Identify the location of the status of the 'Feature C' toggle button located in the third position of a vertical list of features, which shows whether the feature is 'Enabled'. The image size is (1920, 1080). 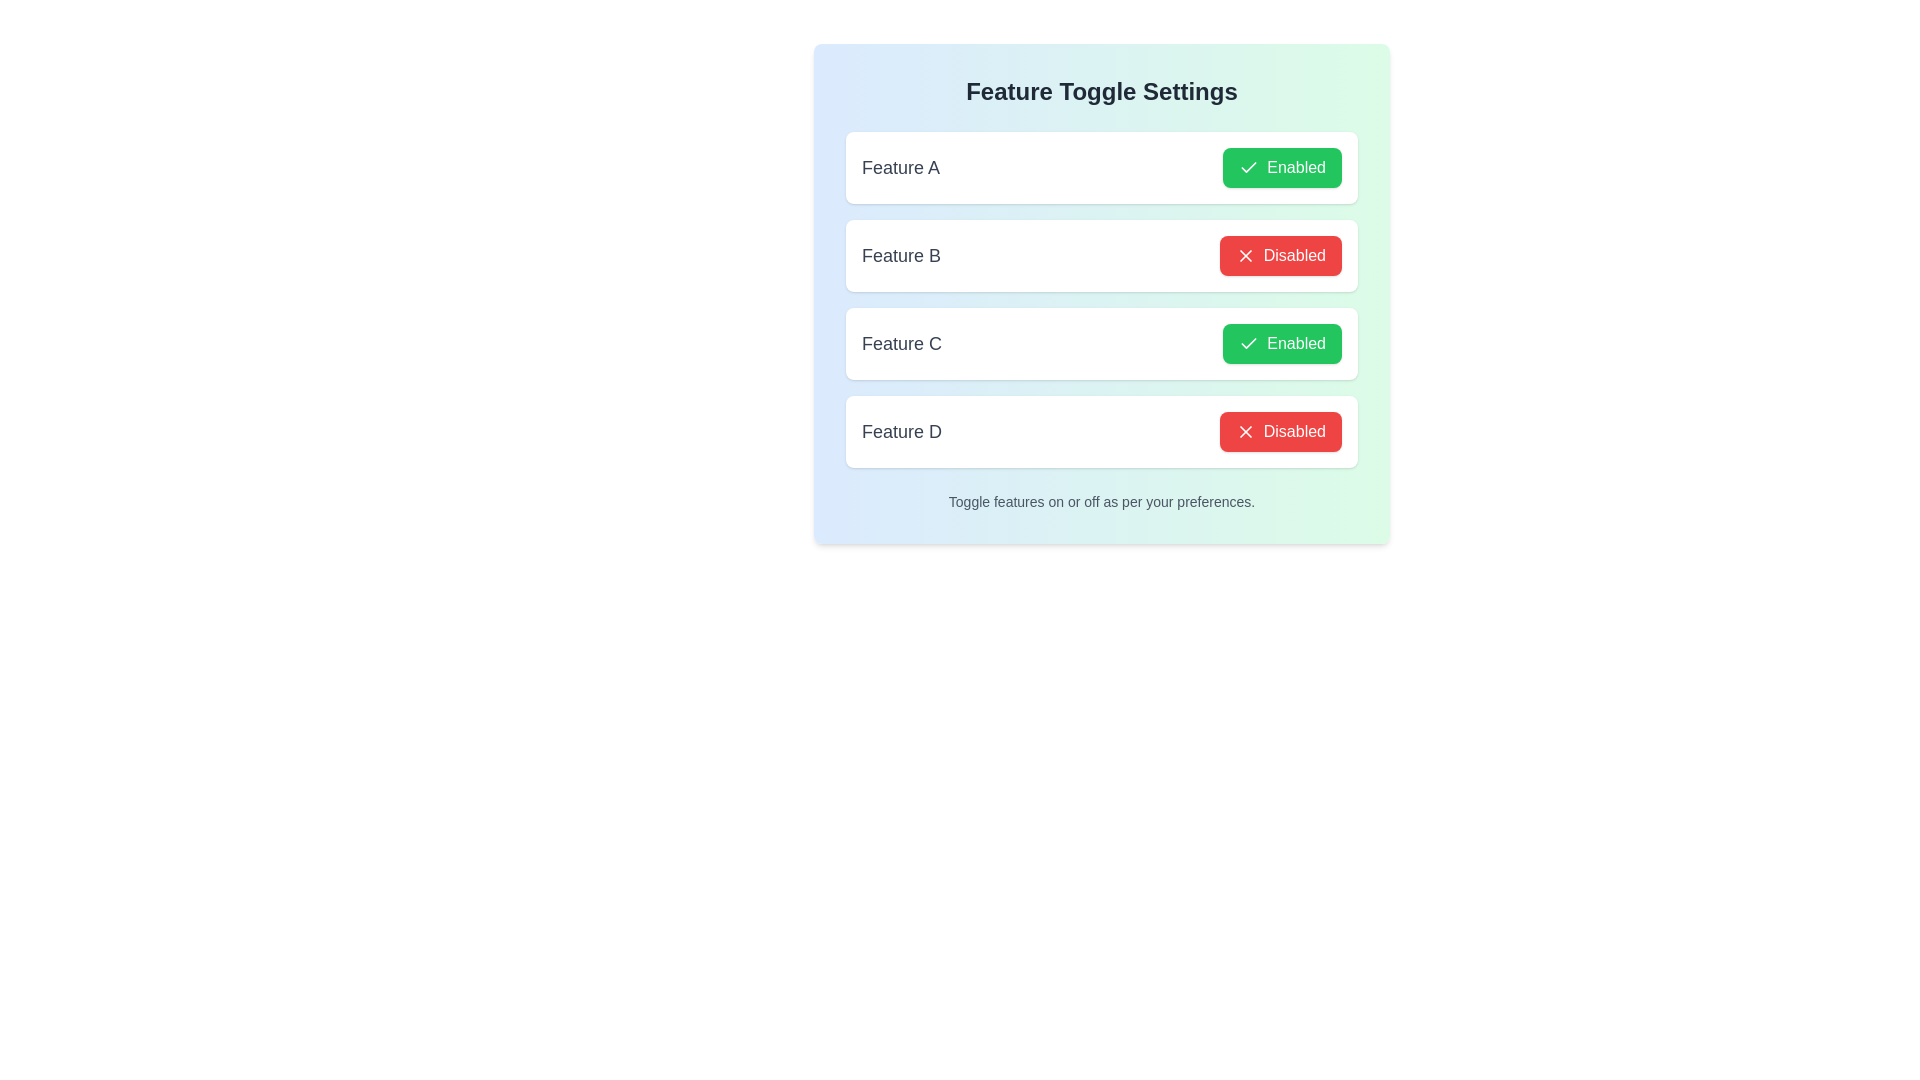
(1101, 342).